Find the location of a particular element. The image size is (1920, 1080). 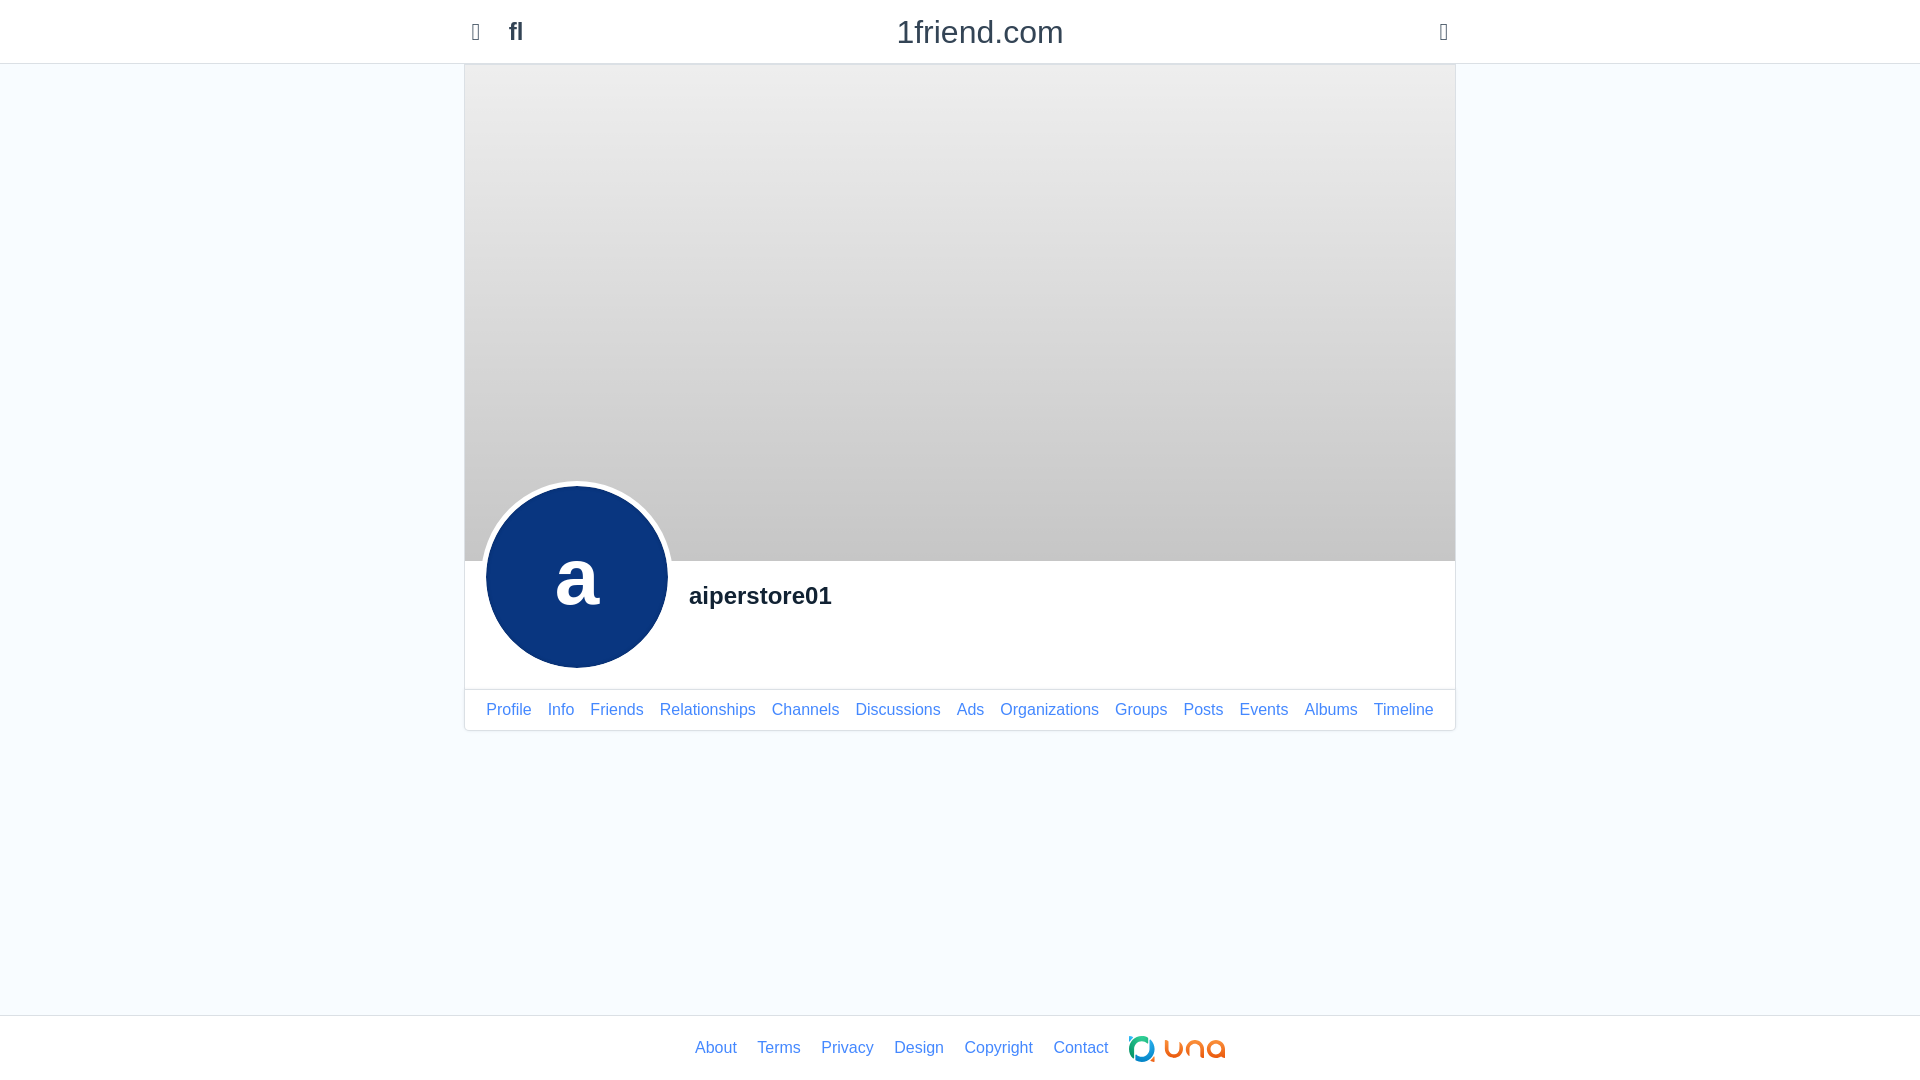

'Groups' is located at coordinates (1141, 708).